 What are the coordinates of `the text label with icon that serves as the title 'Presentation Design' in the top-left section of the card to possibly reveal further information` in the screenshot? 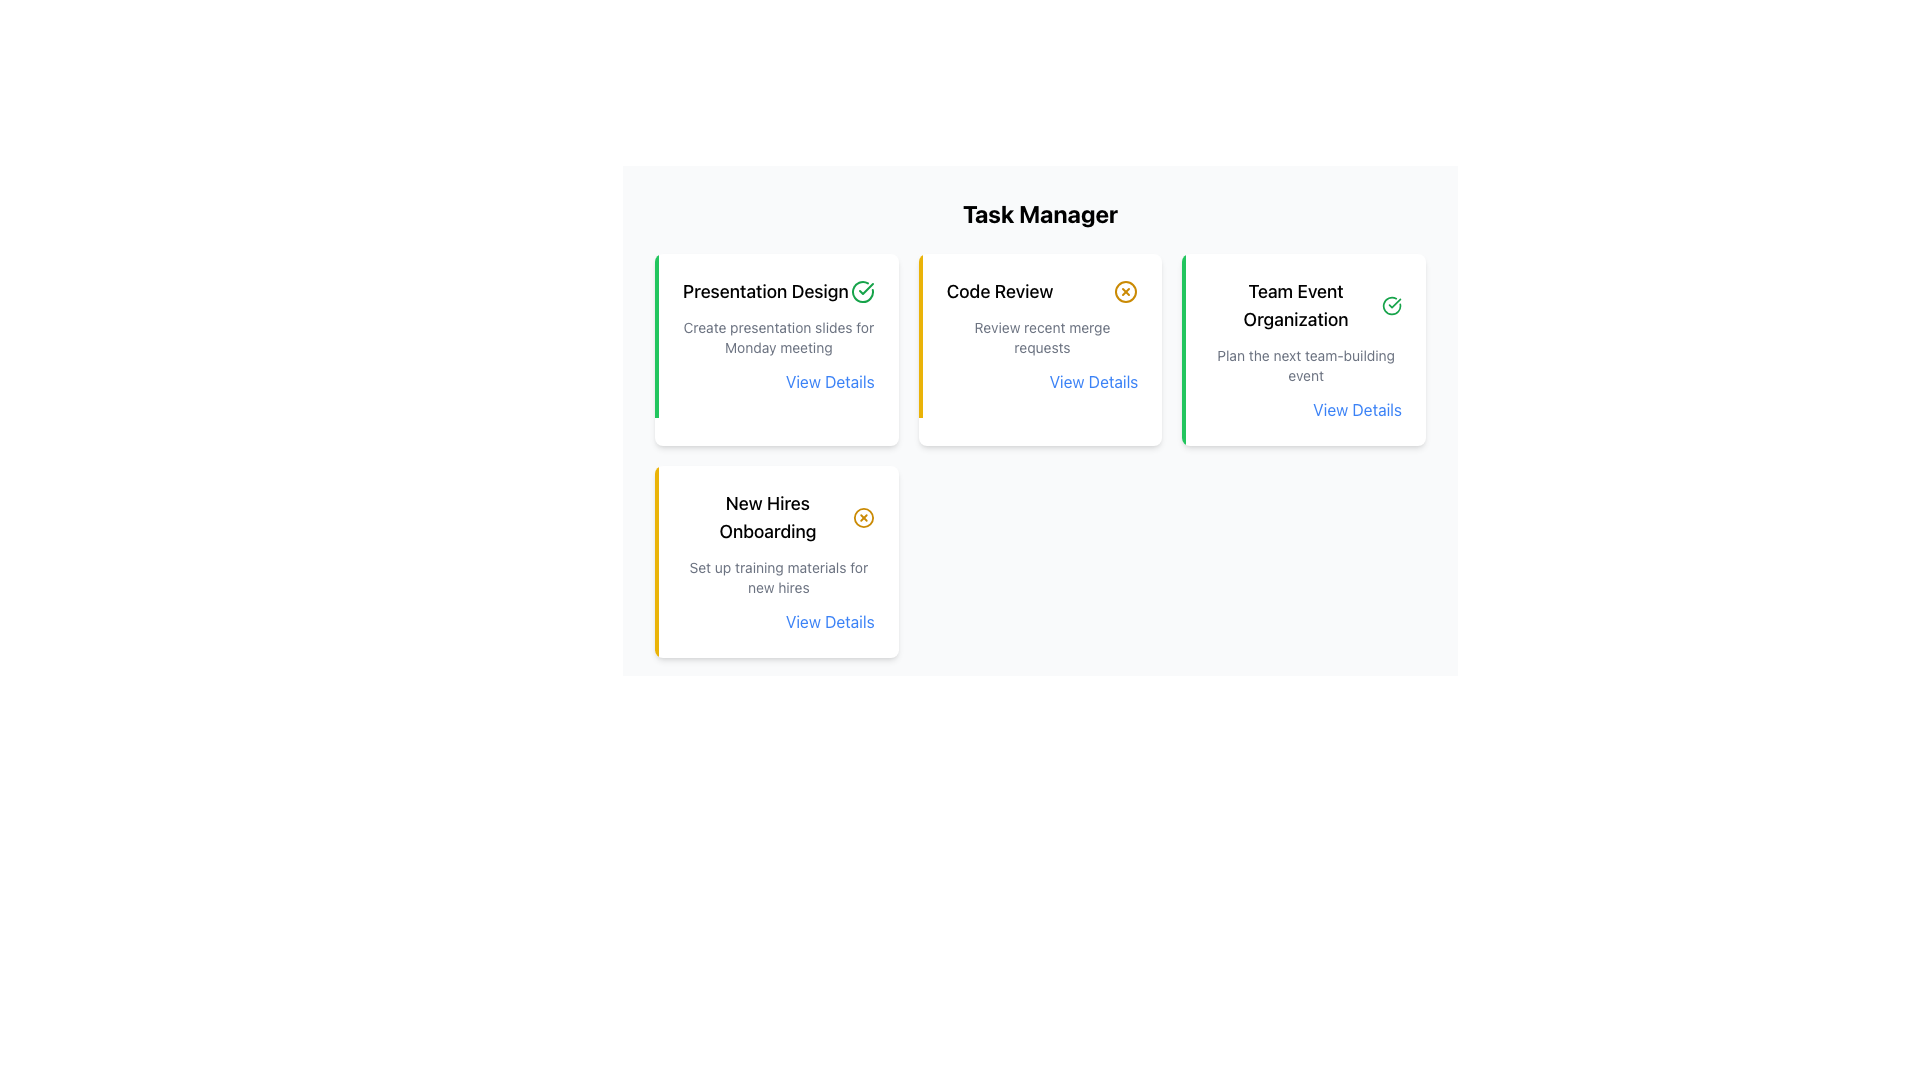 It's located at (777, 292).